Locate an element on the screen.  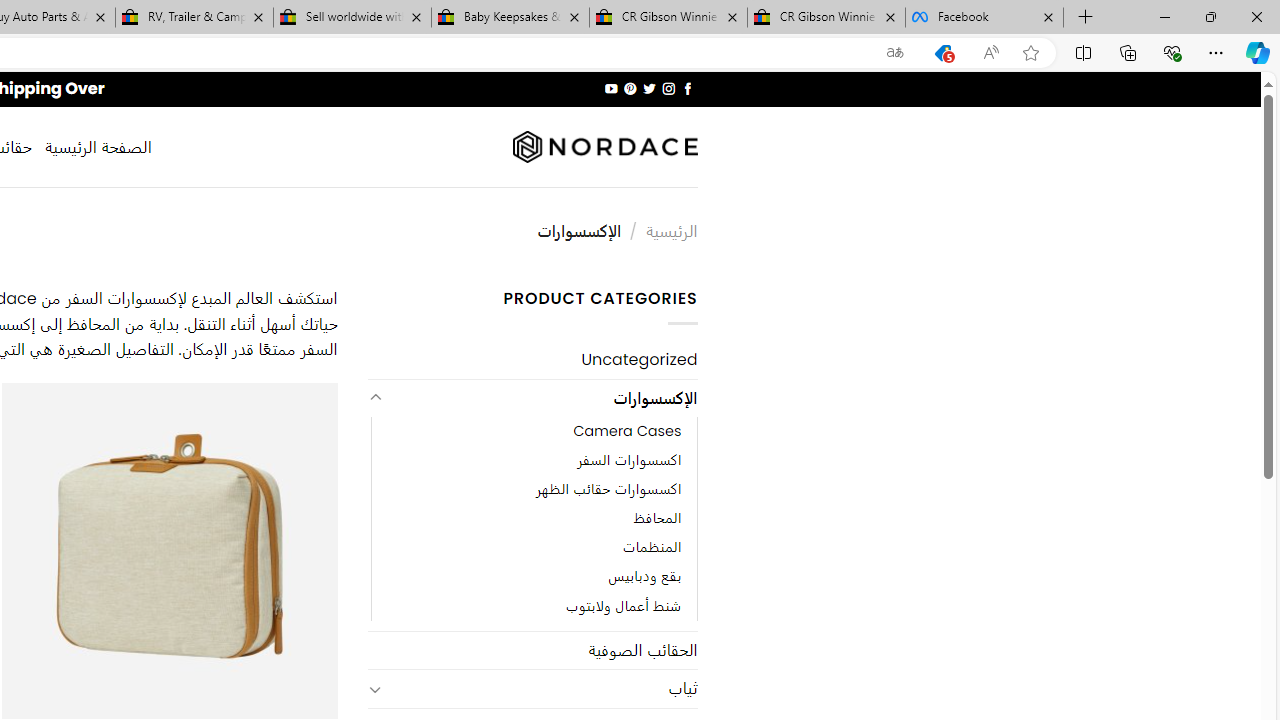
'Follow on Pinterest' is located at coordinates (630, 88).